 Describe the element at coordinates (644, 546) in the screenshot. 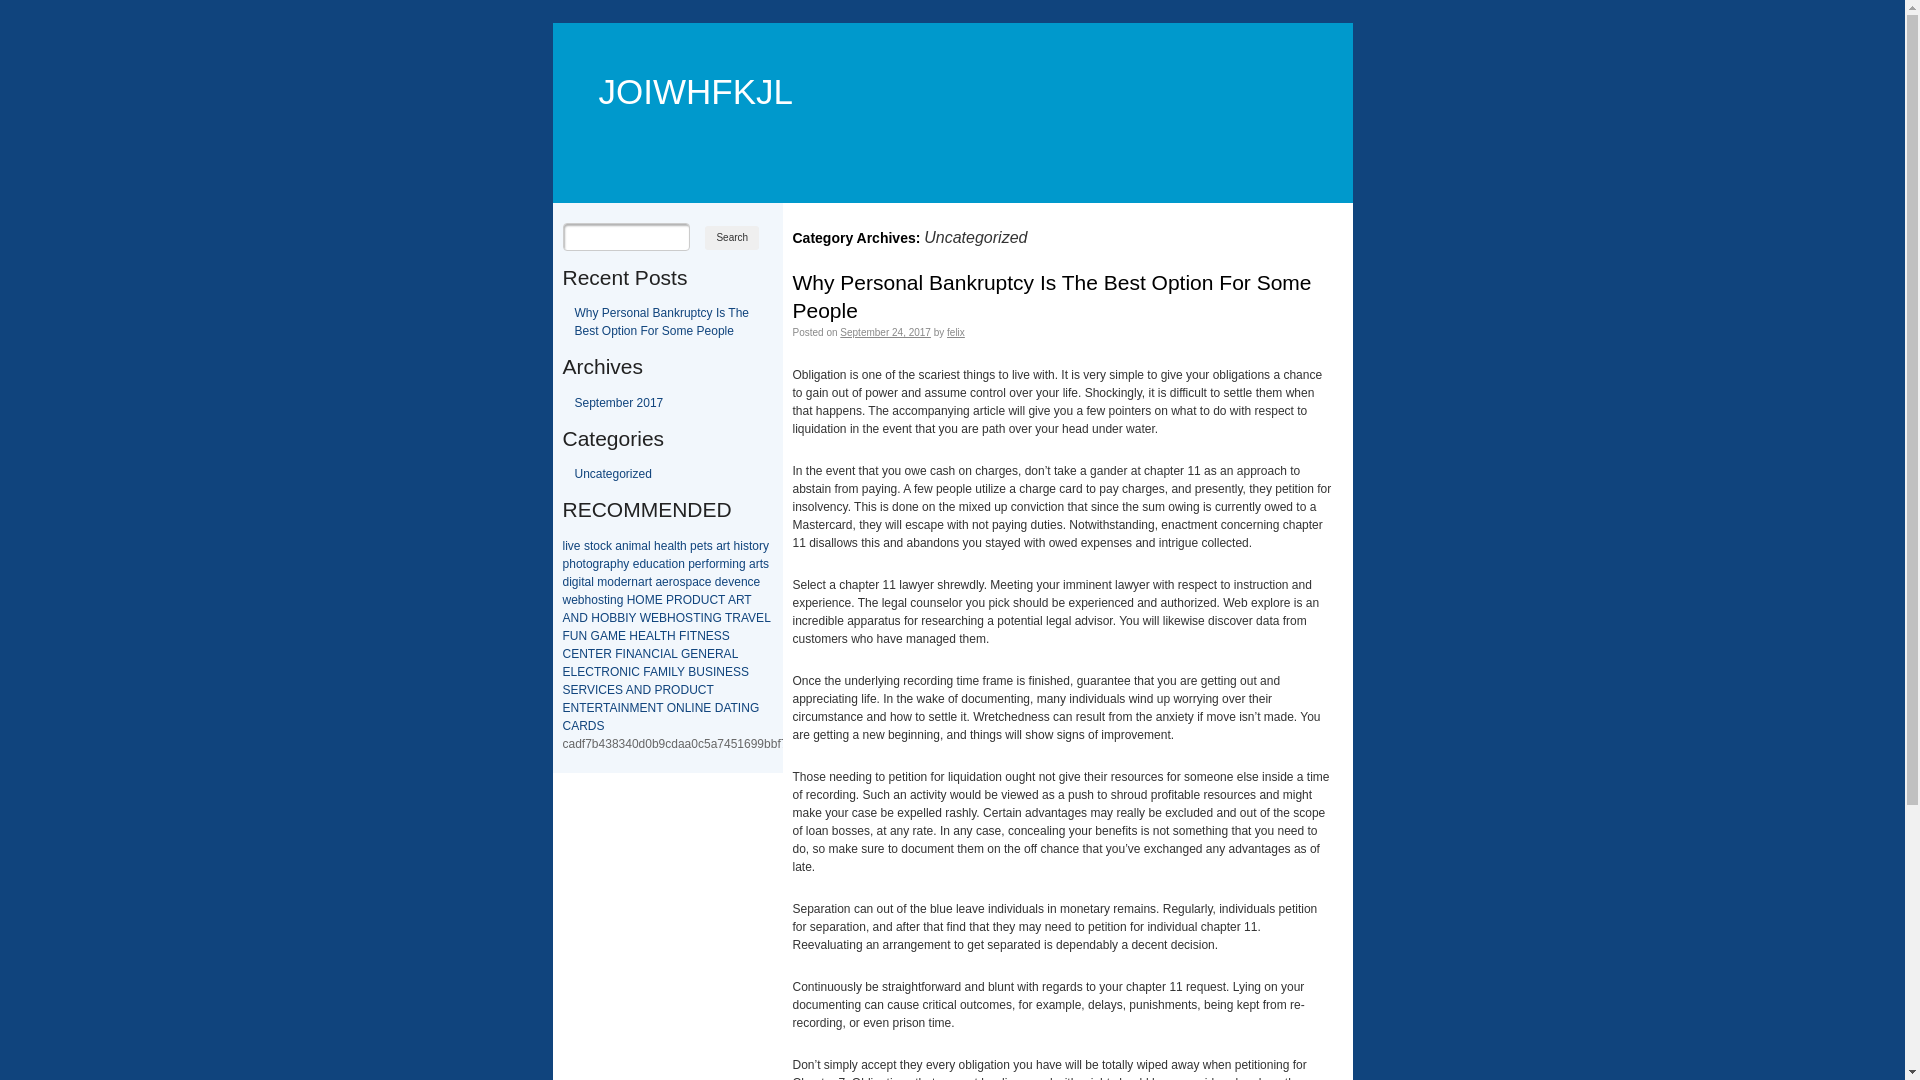

I see `'a'` at that location.